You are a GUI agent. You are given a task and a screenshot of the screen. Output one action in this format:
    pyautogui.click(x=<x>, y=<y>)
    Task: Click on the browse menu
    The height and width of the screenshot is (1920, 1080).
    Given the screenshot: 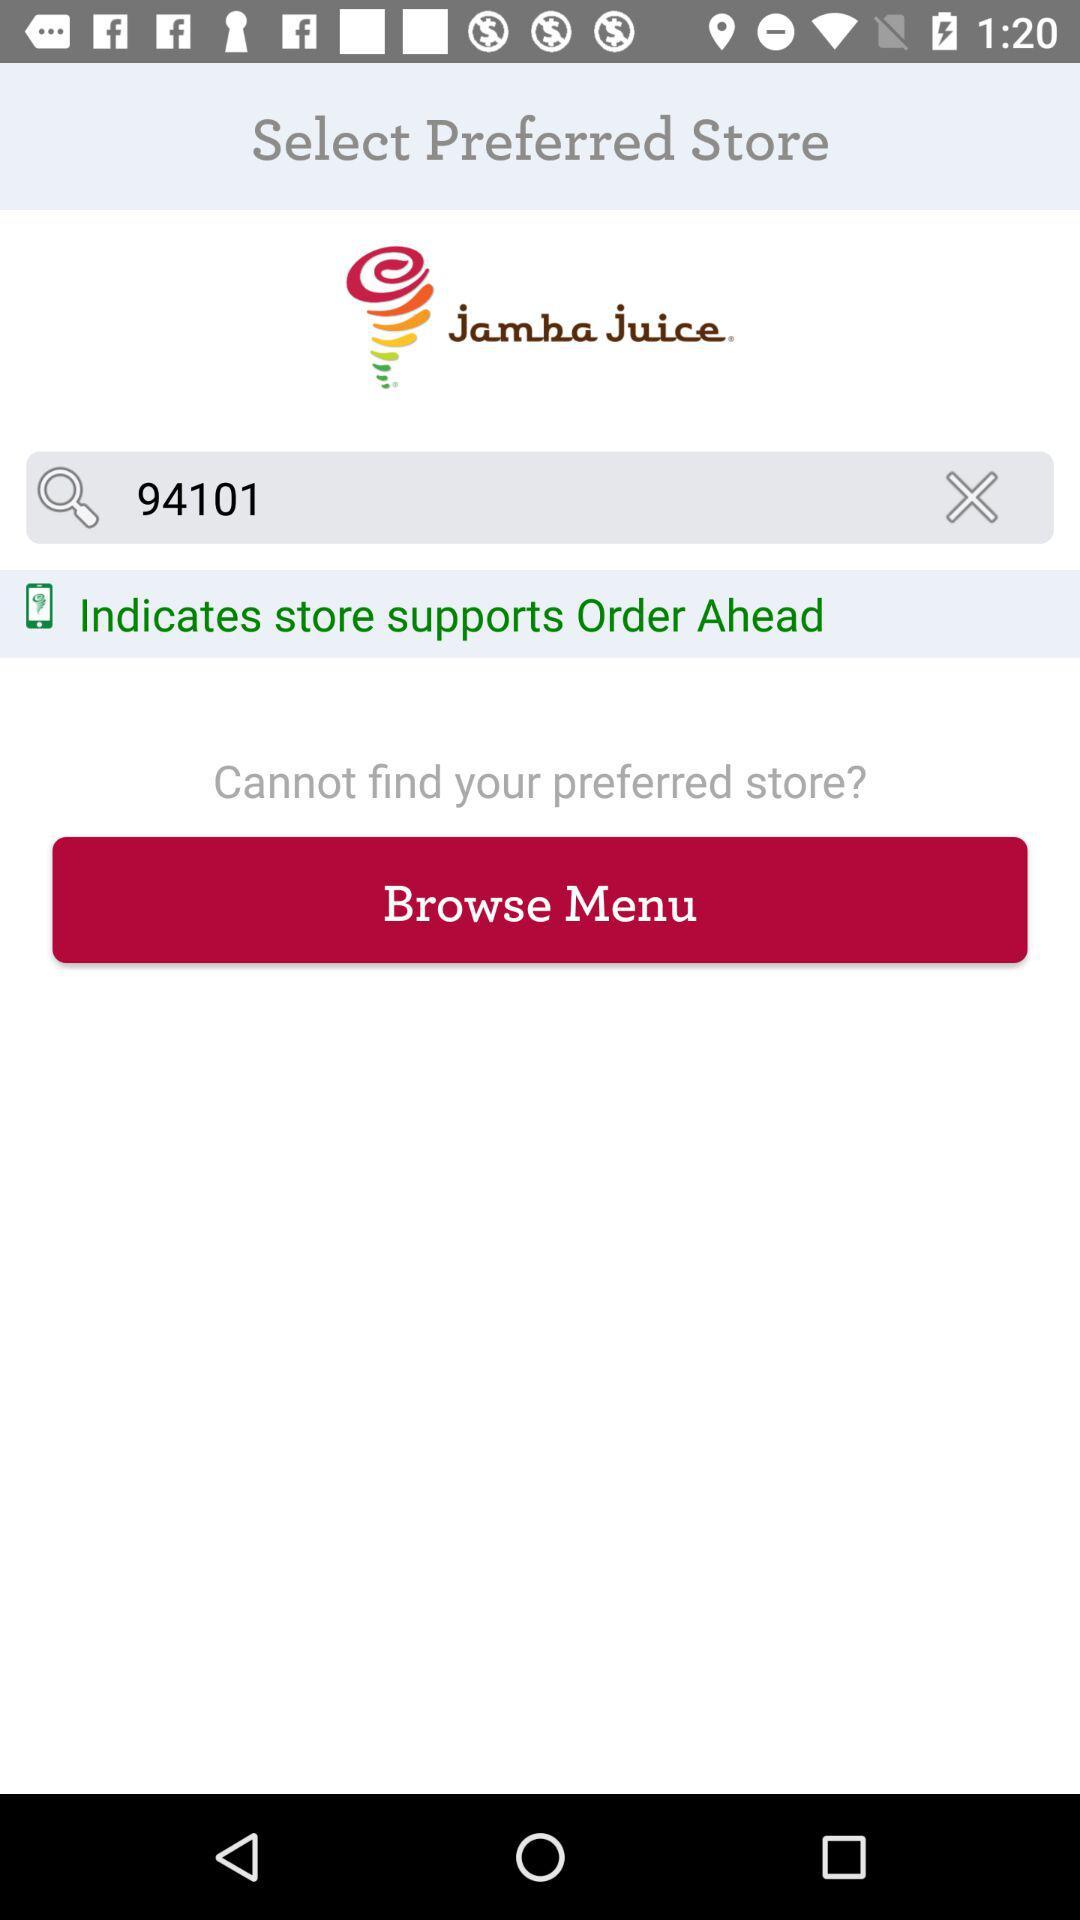 What is the action you would take?
    pyautogui.click(x=540, y=898)
    